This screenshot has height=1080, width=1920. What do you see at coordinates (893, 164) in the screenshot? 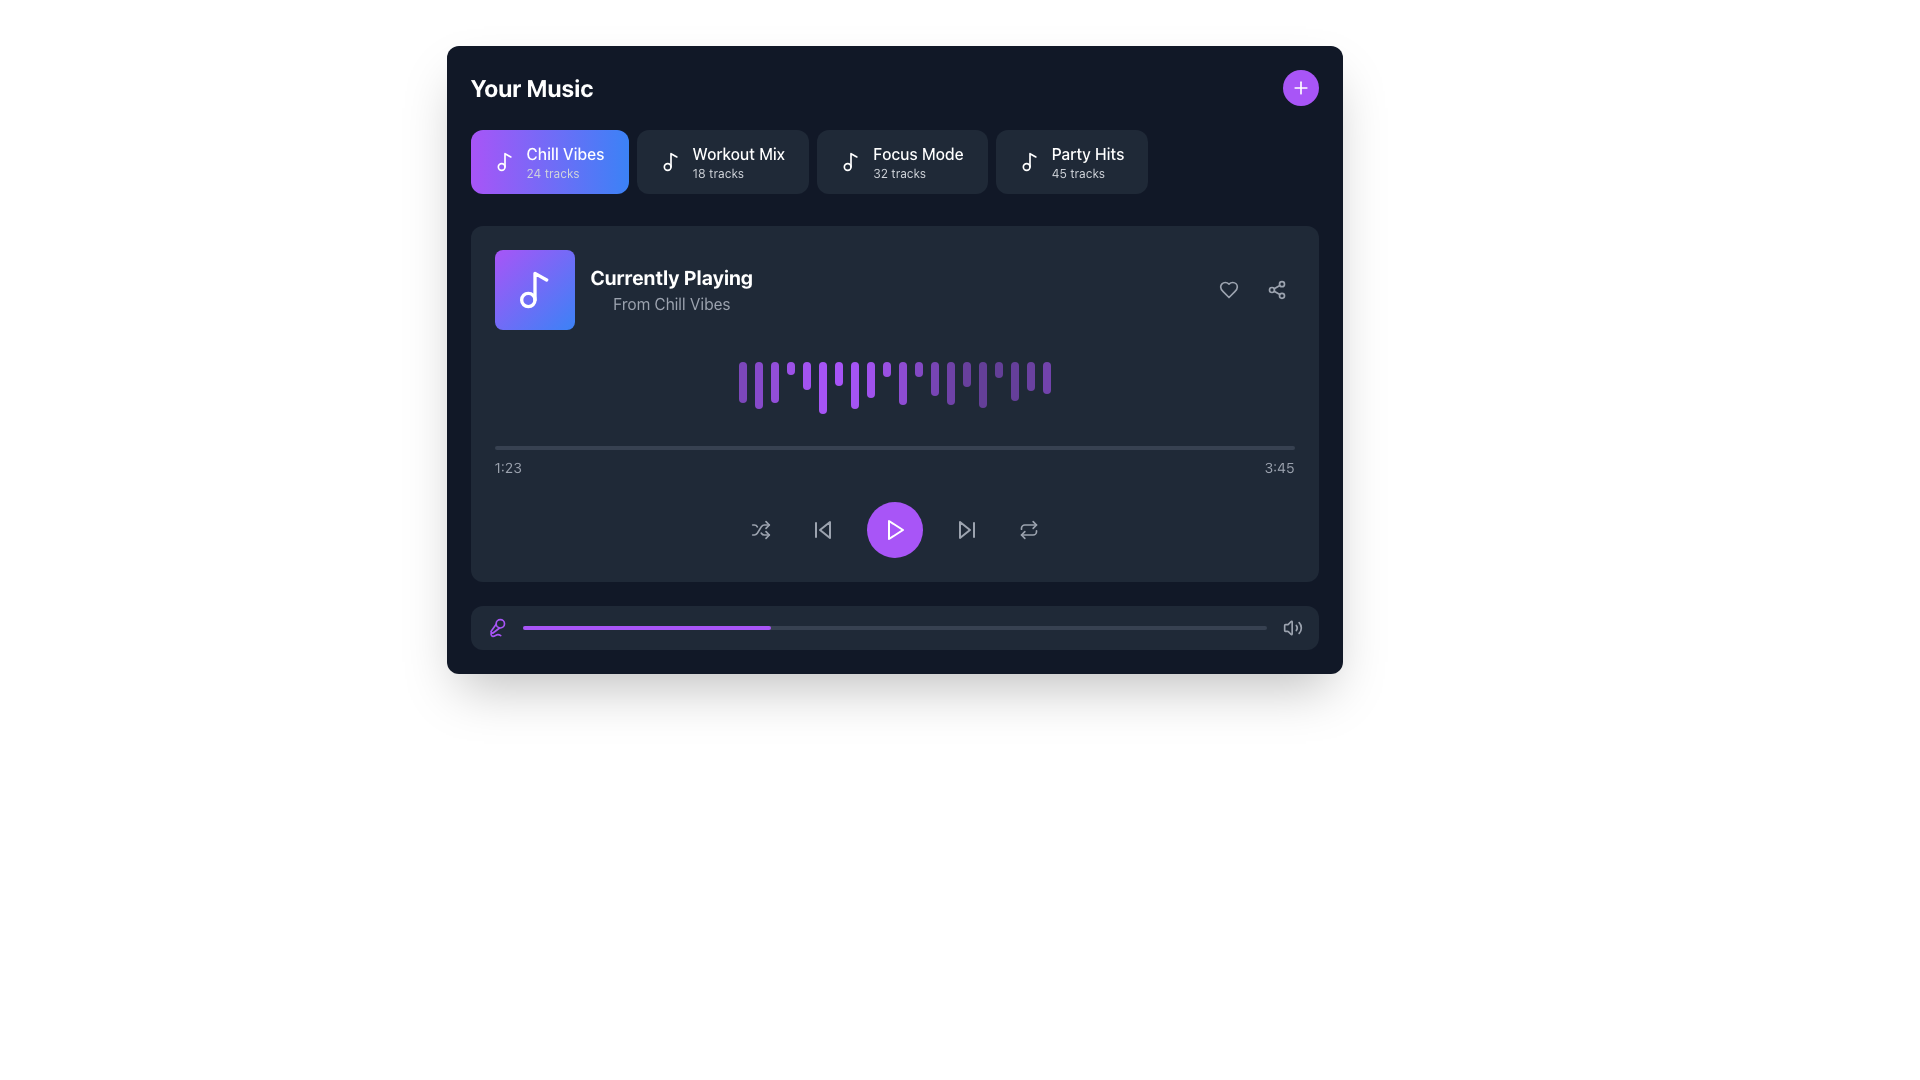
I see `the third playlist card from the left in the 'Your Music' section` at bounding box center [893, 164].